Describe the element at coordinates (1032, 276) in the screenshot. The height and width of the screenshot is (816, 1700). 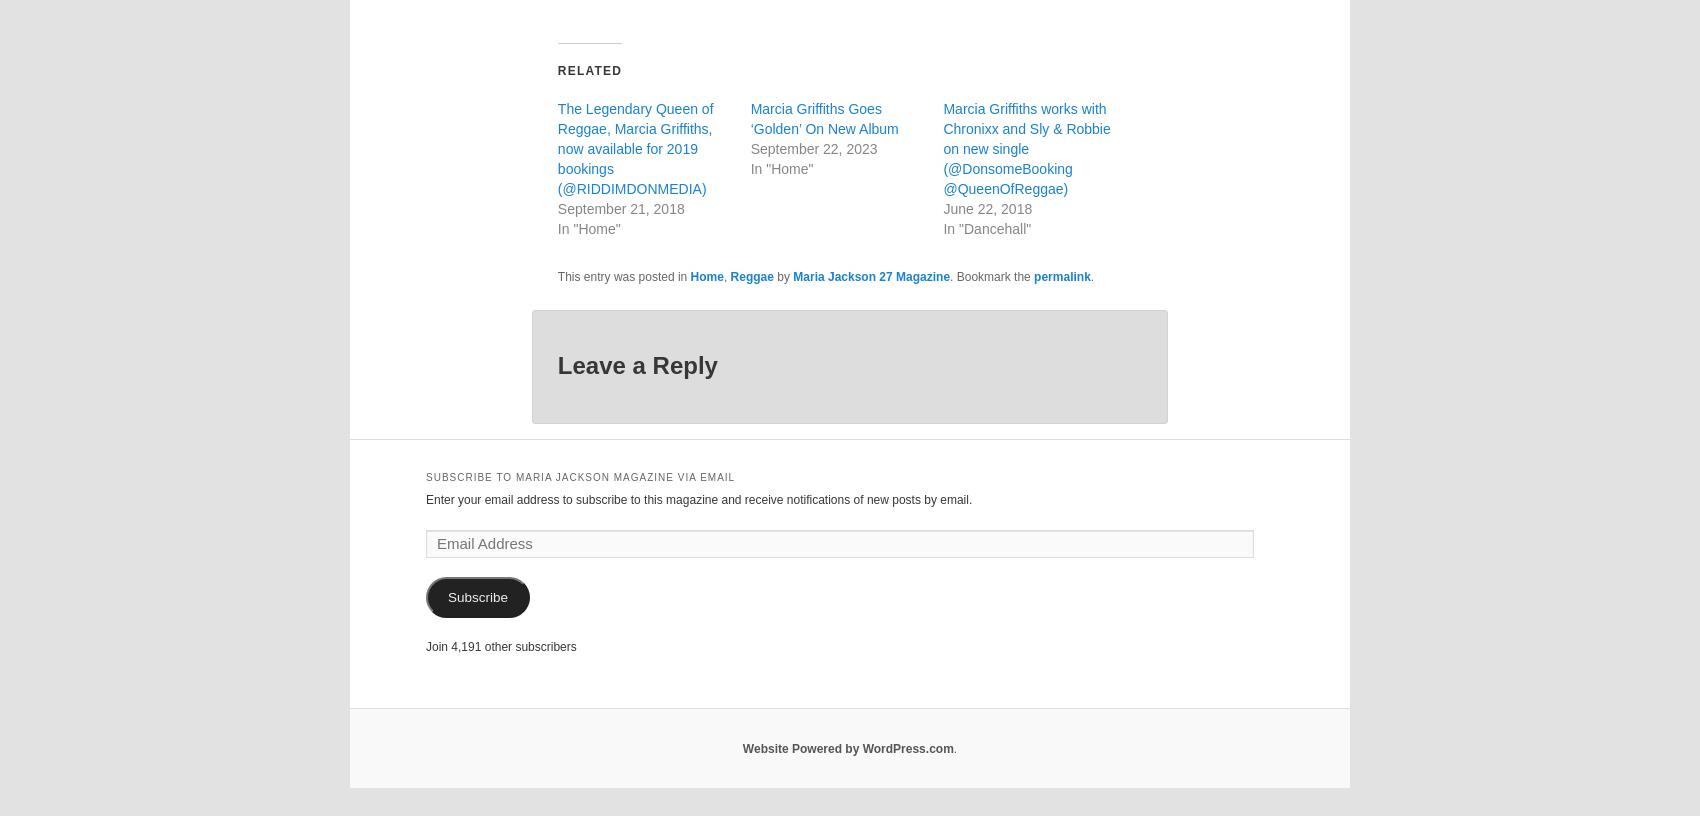
I see `'permalink'` at that location.